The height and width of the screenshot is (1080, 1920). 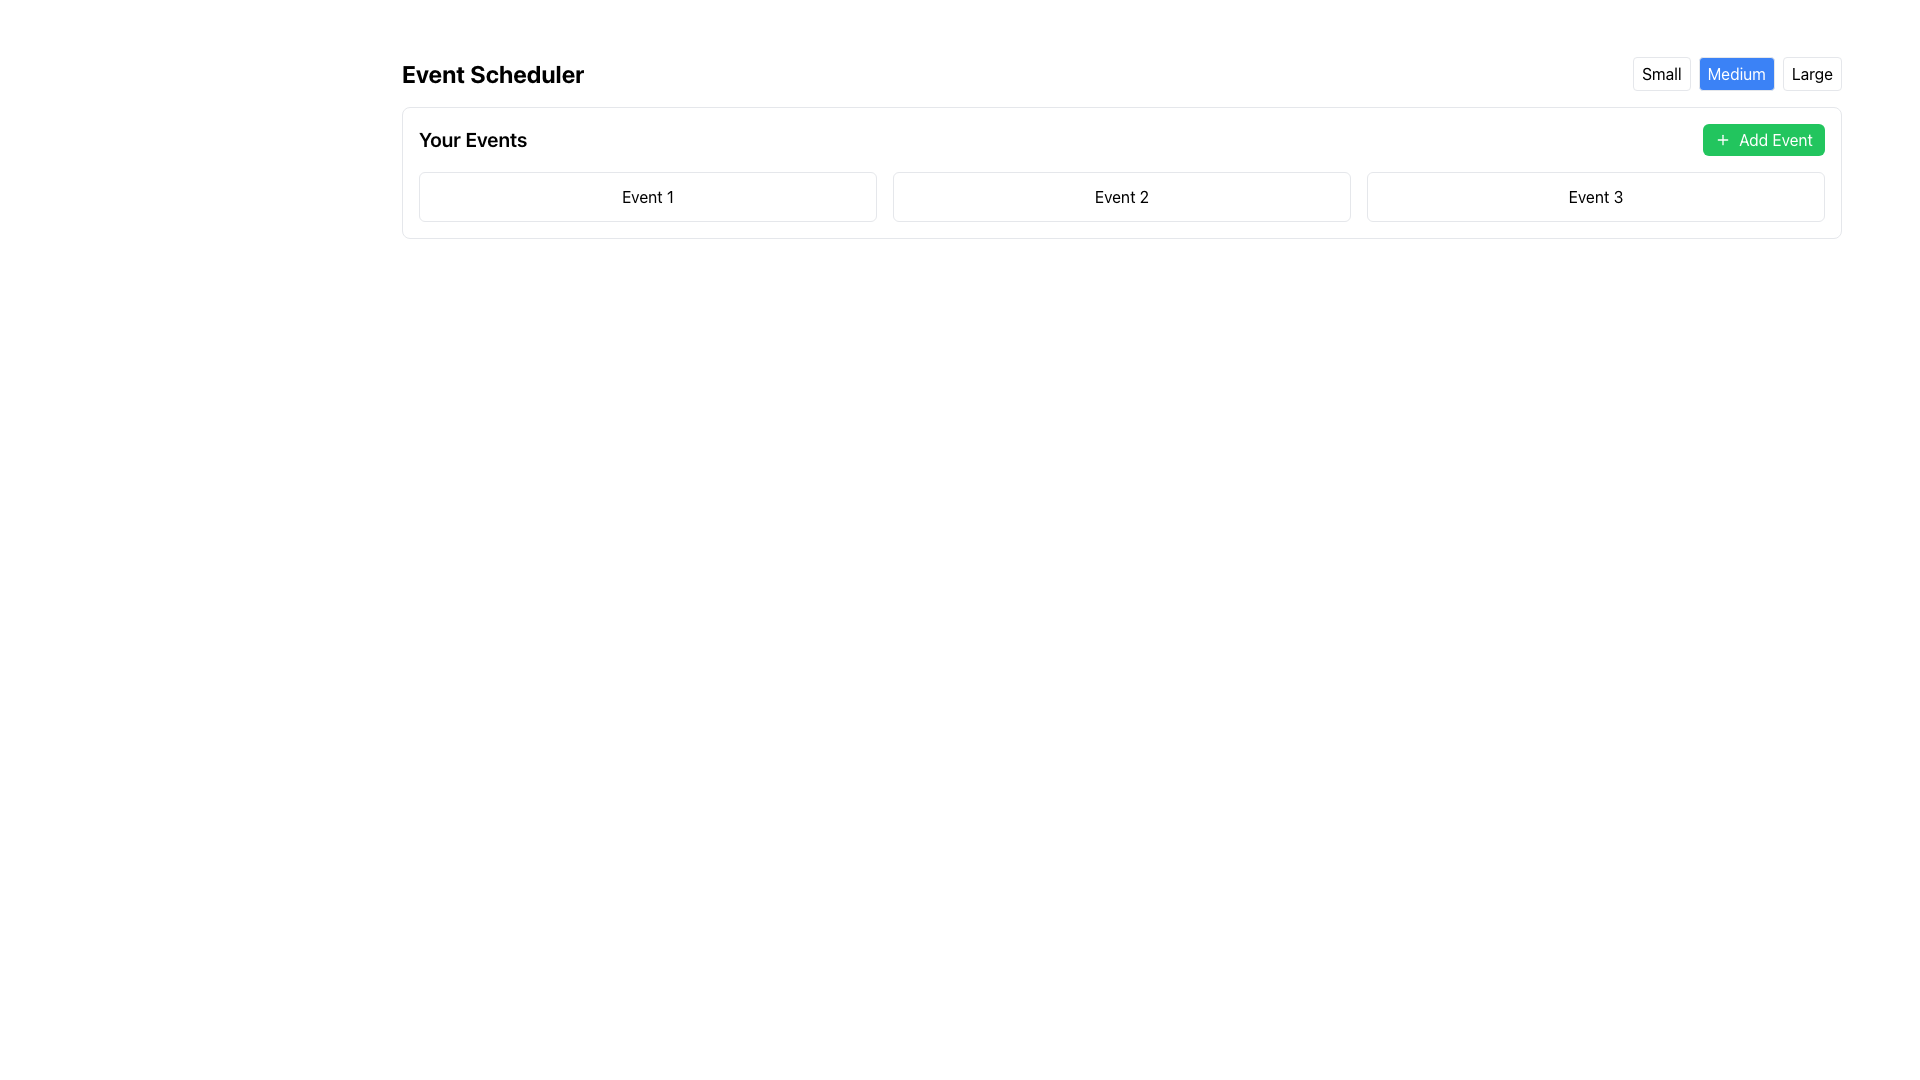 I want to click on the 'Large' button, which is the third button in a row of three buttons labeled 'Small', 'Medium', and 'Large'. It has a rectangular shape with a white background and black text, so click(x=1812, y=72).